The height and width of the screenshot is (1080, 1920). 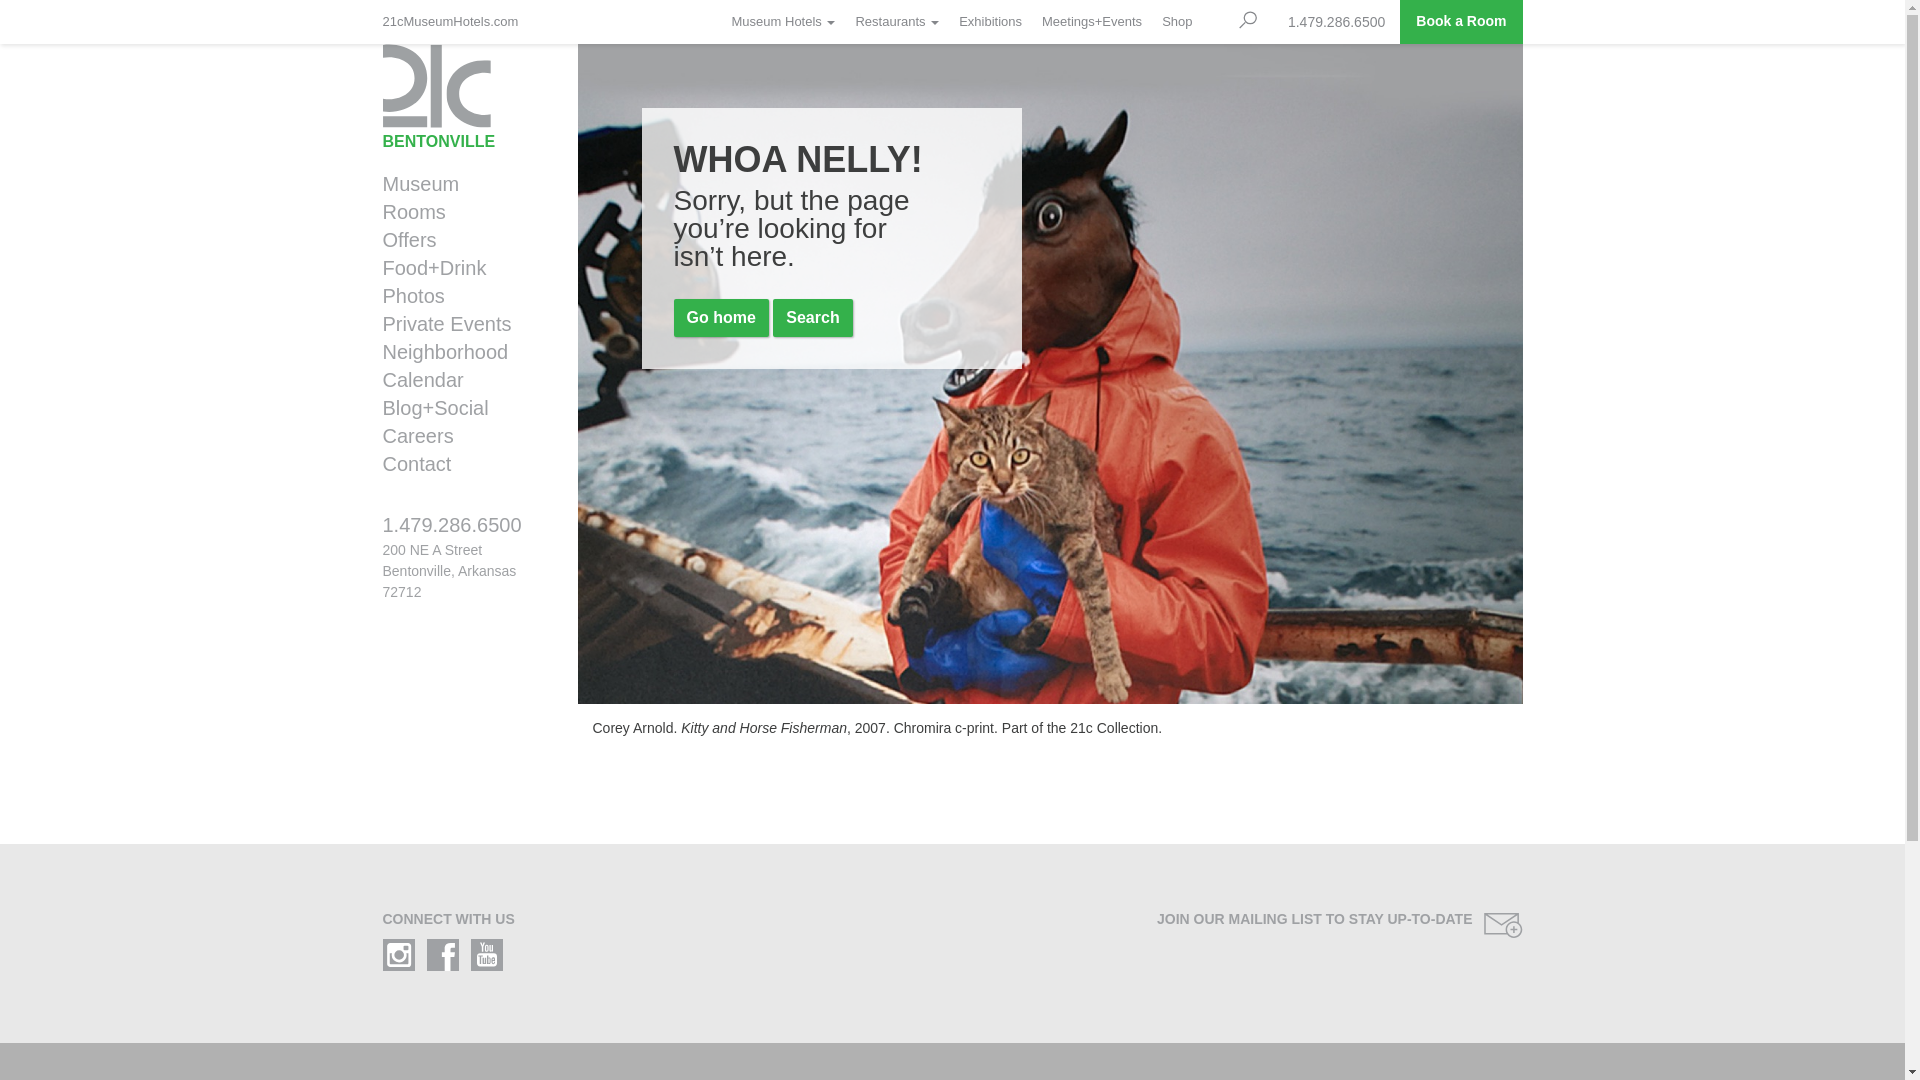 I want to click on 'Book a Room', so click(x=1460, y=22).